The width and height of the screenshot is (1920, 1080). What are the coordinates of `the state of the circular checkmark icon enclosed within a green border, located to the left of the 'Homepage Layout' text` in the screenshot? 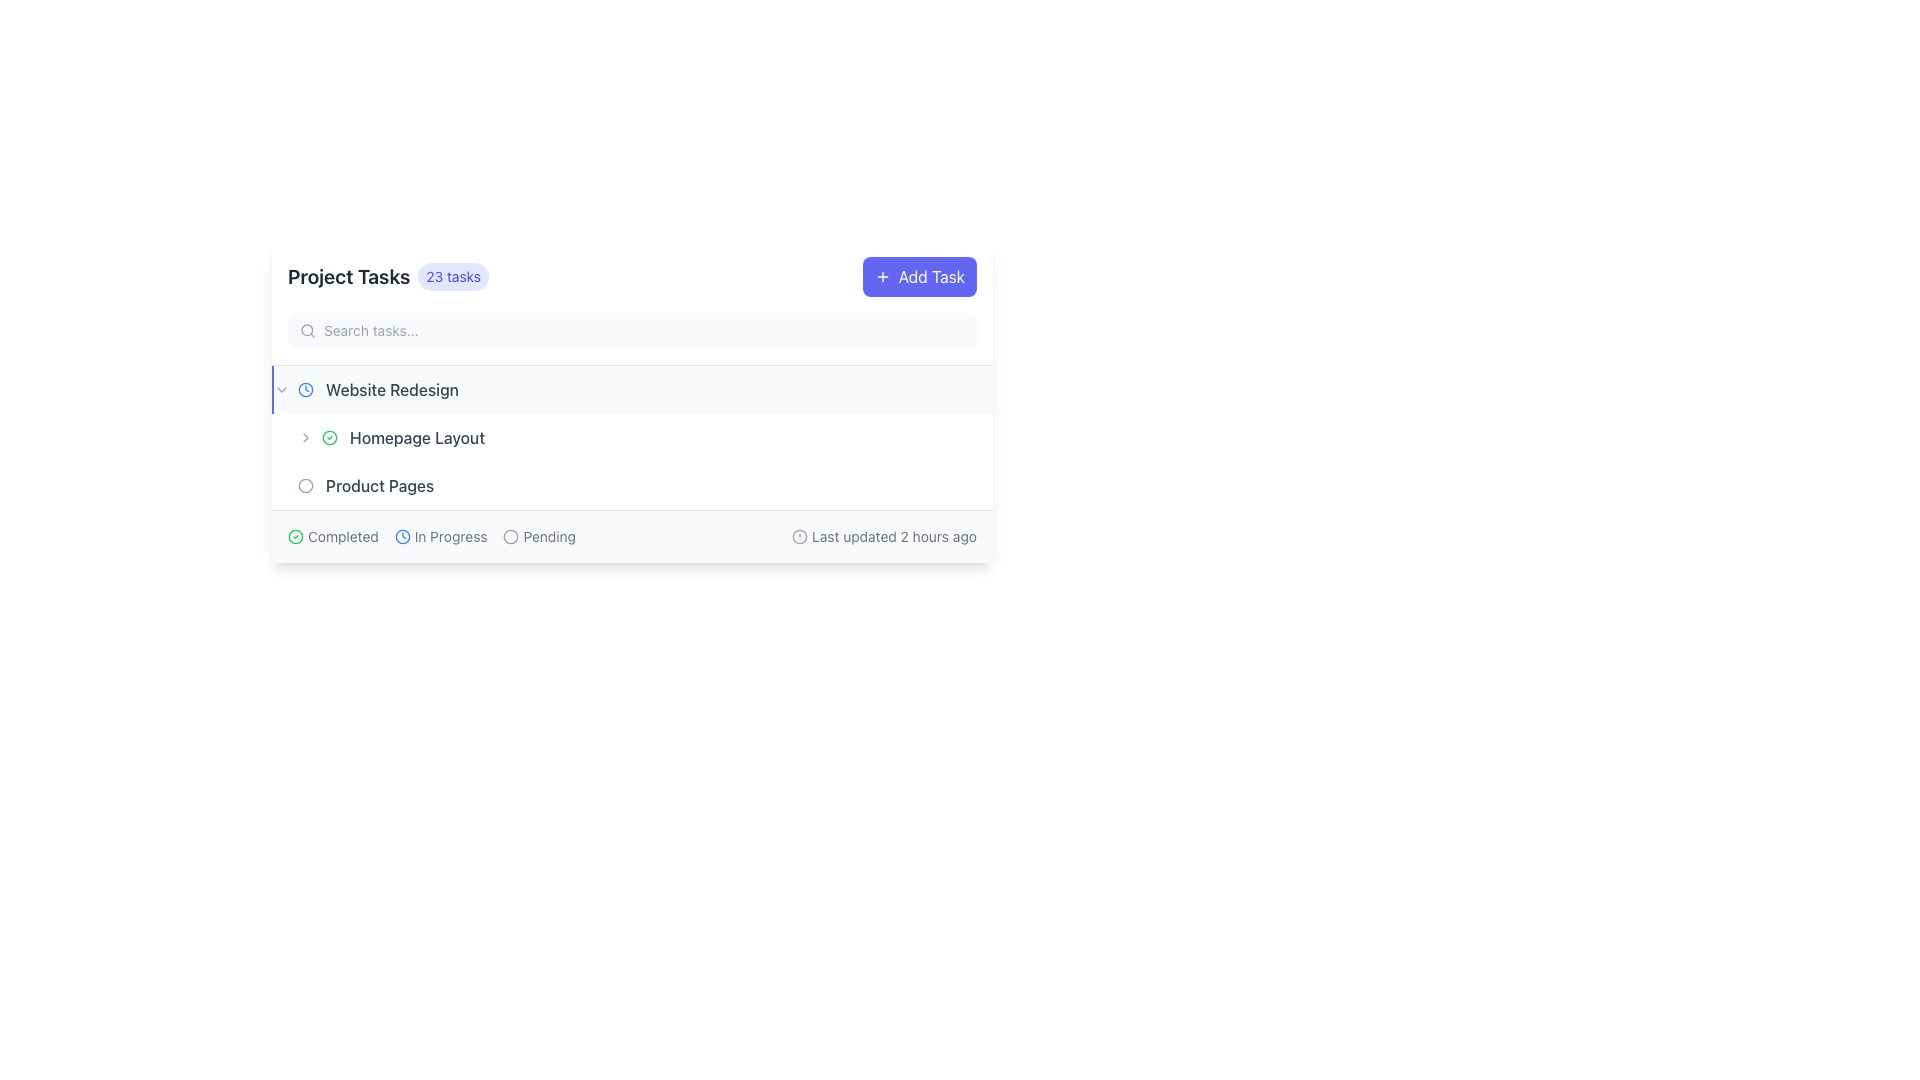 It's located at (330, 437).